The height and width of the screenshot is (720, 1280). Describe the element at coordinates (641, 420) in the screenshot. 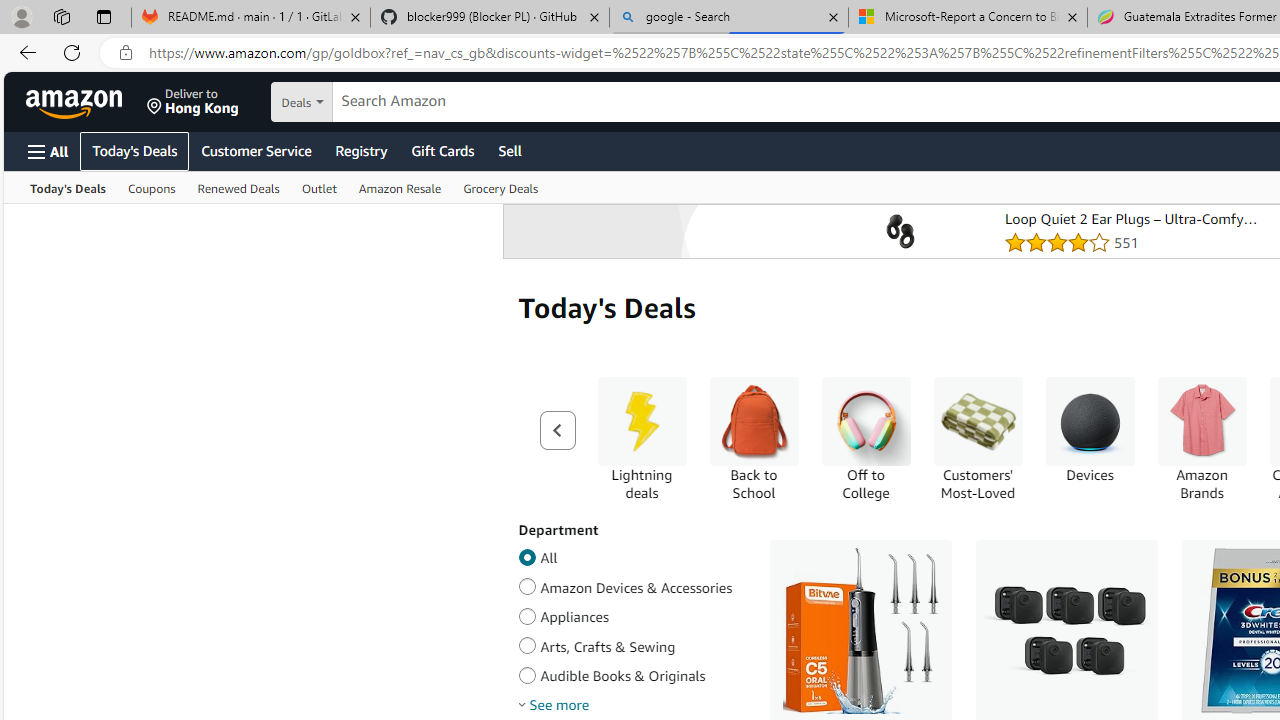

I see `'Lightning deals'` at that location.